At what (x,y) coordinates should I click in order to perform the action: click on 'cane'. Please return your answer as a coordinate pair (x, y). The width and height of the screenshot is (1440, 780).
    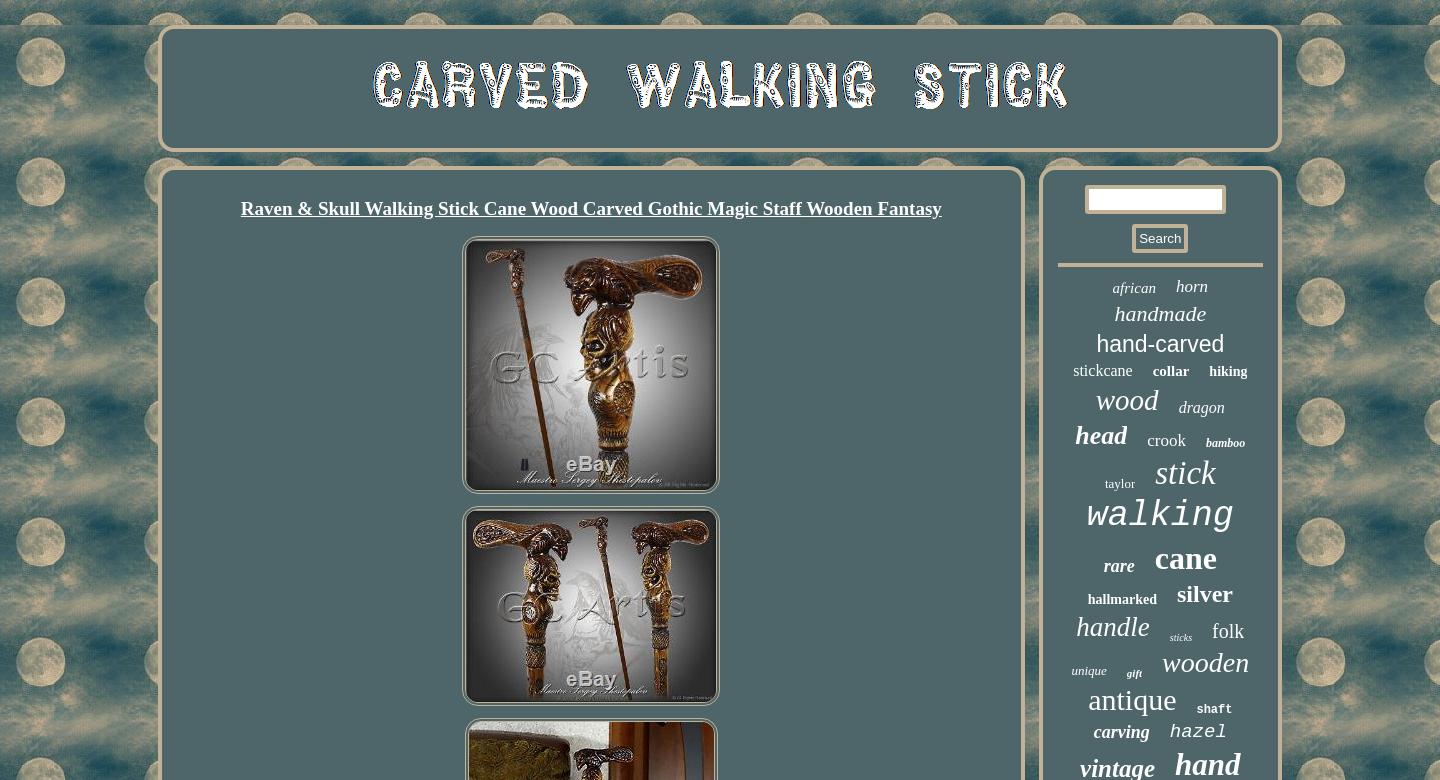
    Looking at the image, I should click on (1184, 557).